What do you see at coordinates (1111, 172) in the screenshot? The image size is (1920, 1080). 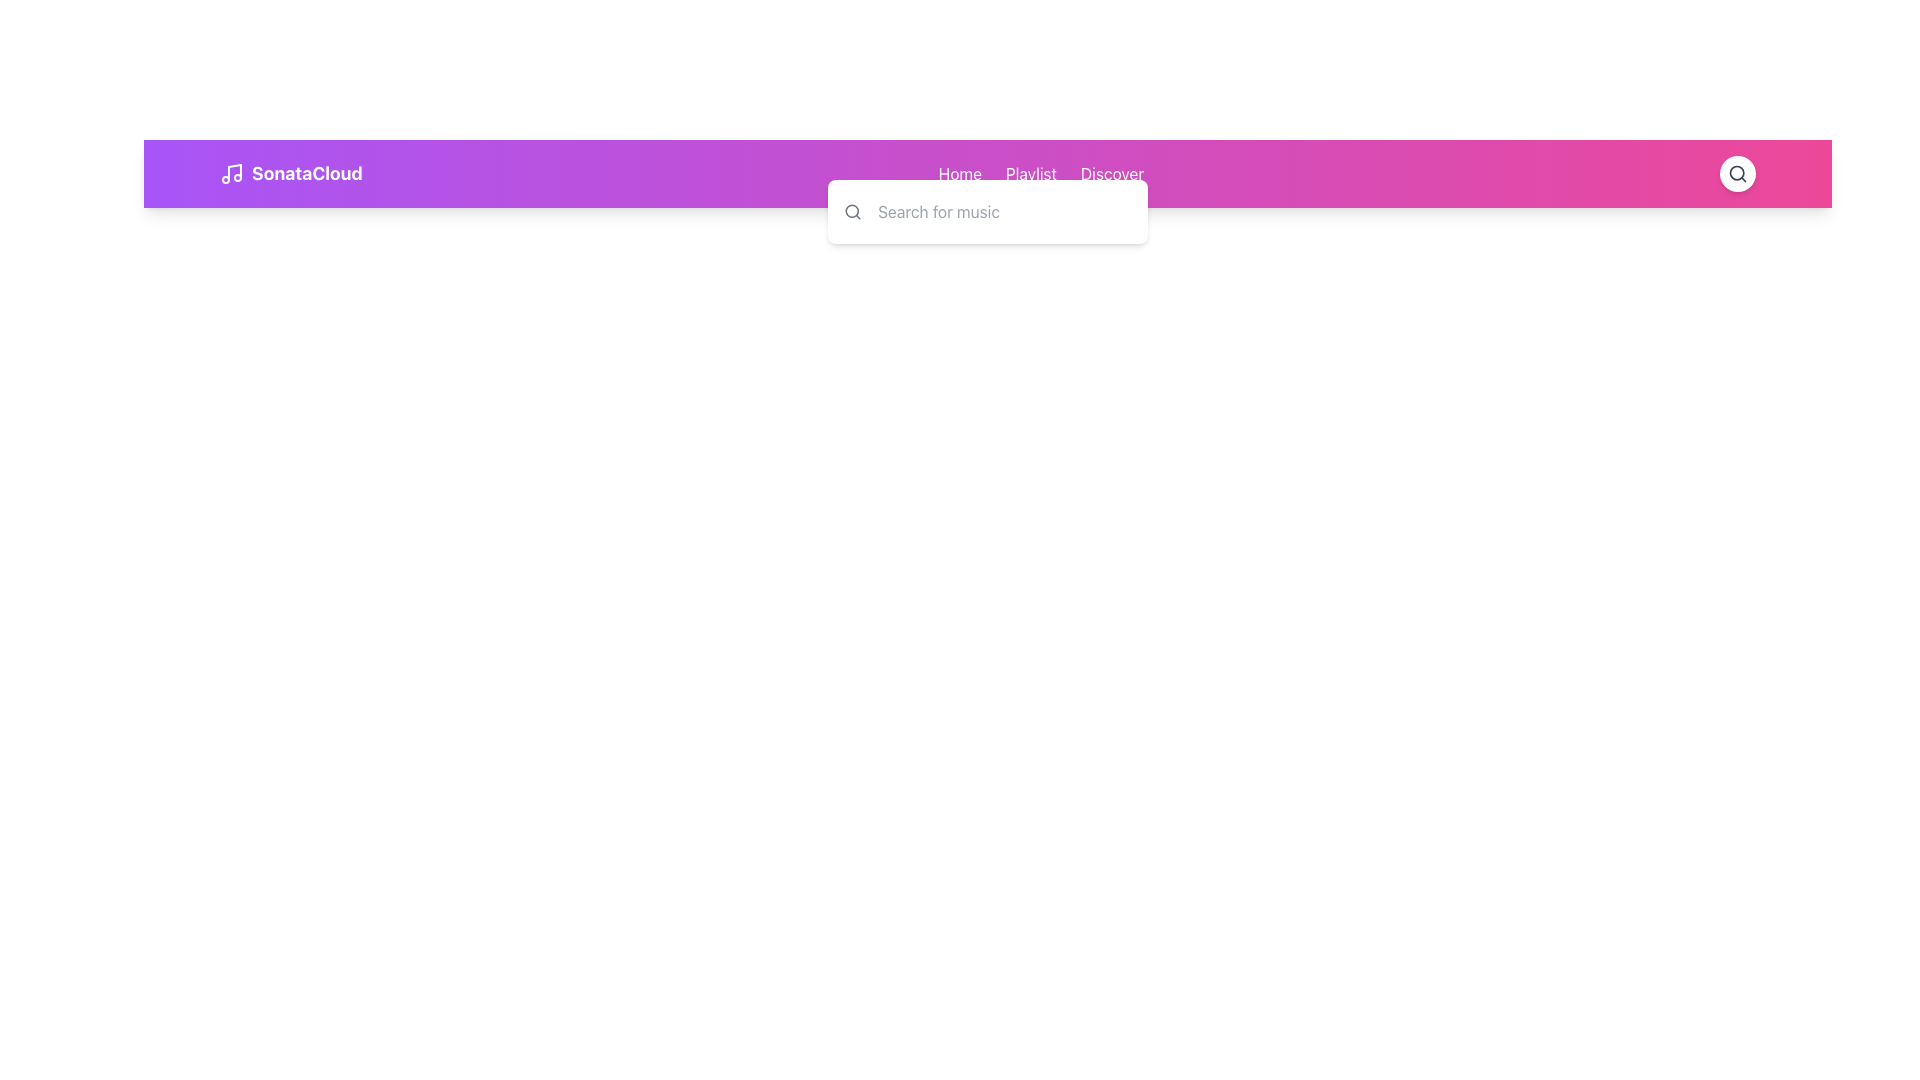 I see `the 'Discover' text label in the navigation bar` at bounding box center [1111, 172].